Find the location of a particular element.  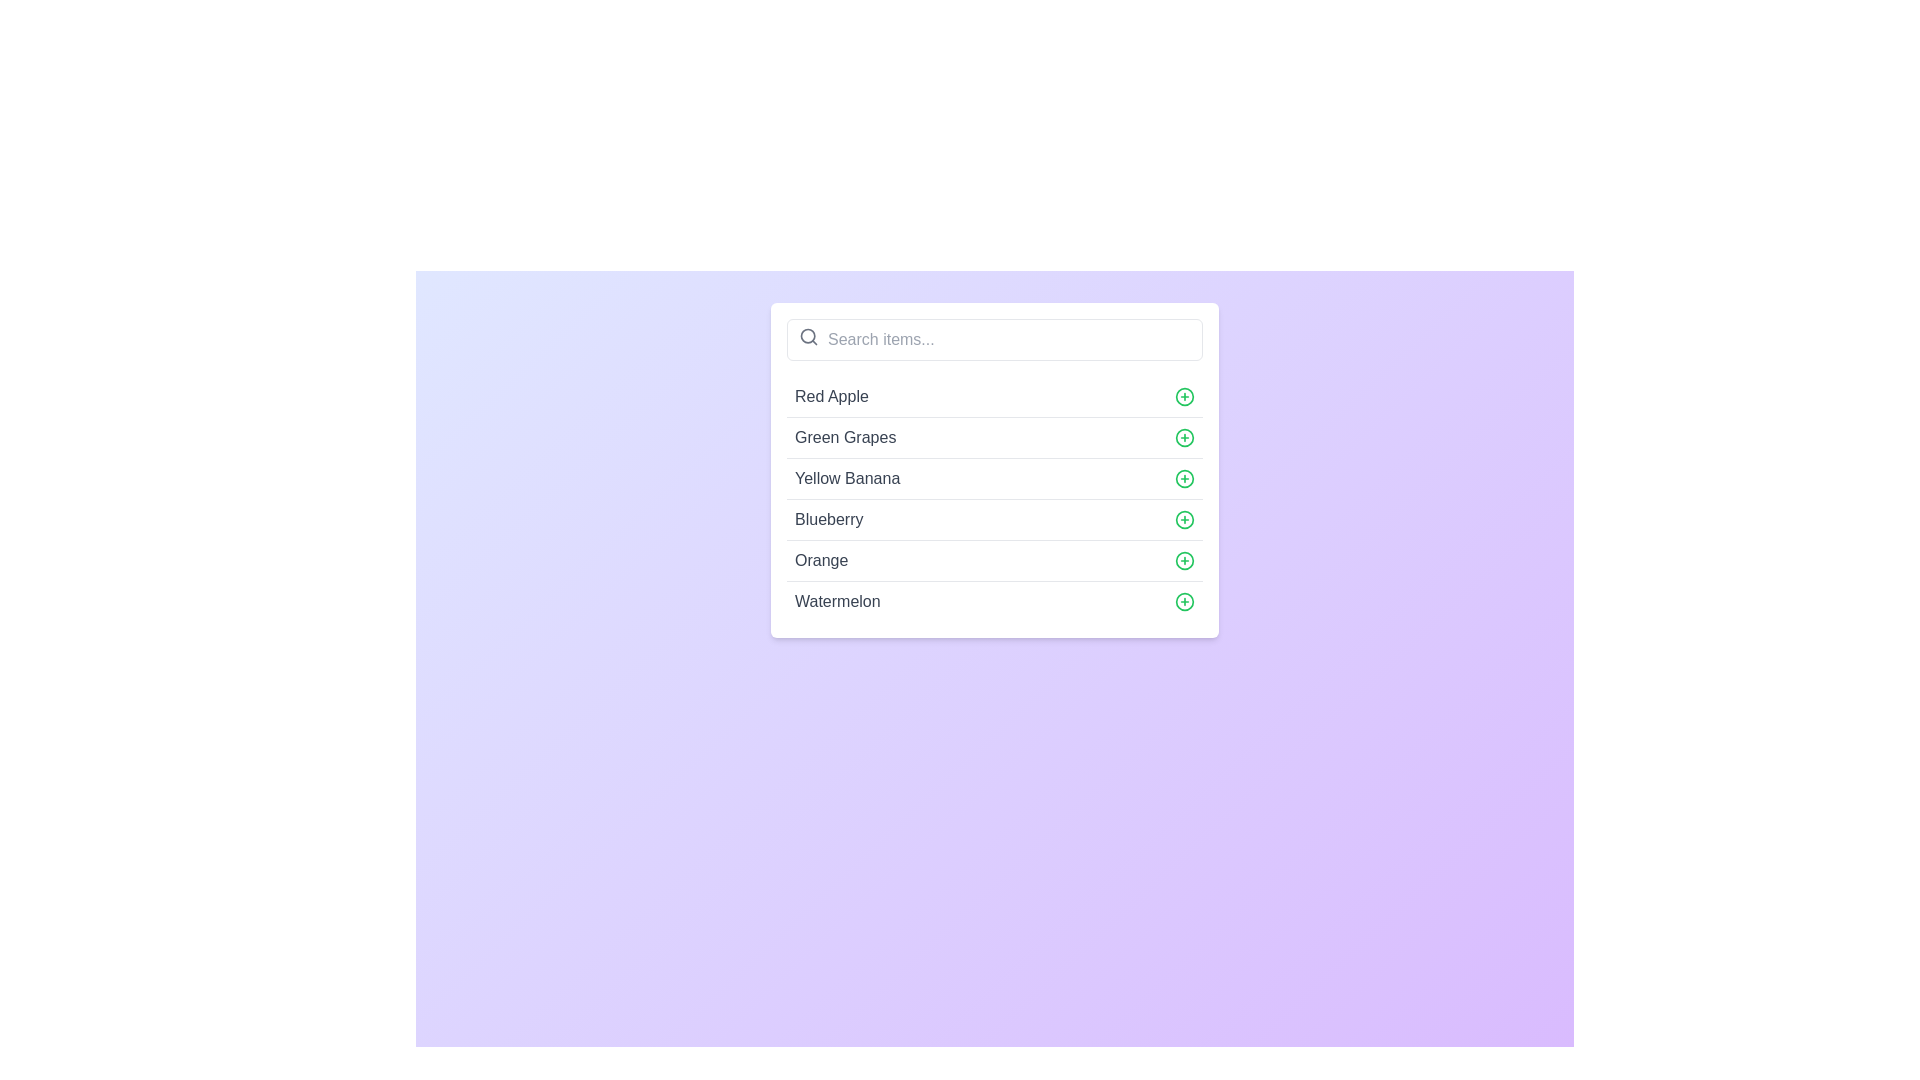

the fourth item is located at coordinates (994, 518).